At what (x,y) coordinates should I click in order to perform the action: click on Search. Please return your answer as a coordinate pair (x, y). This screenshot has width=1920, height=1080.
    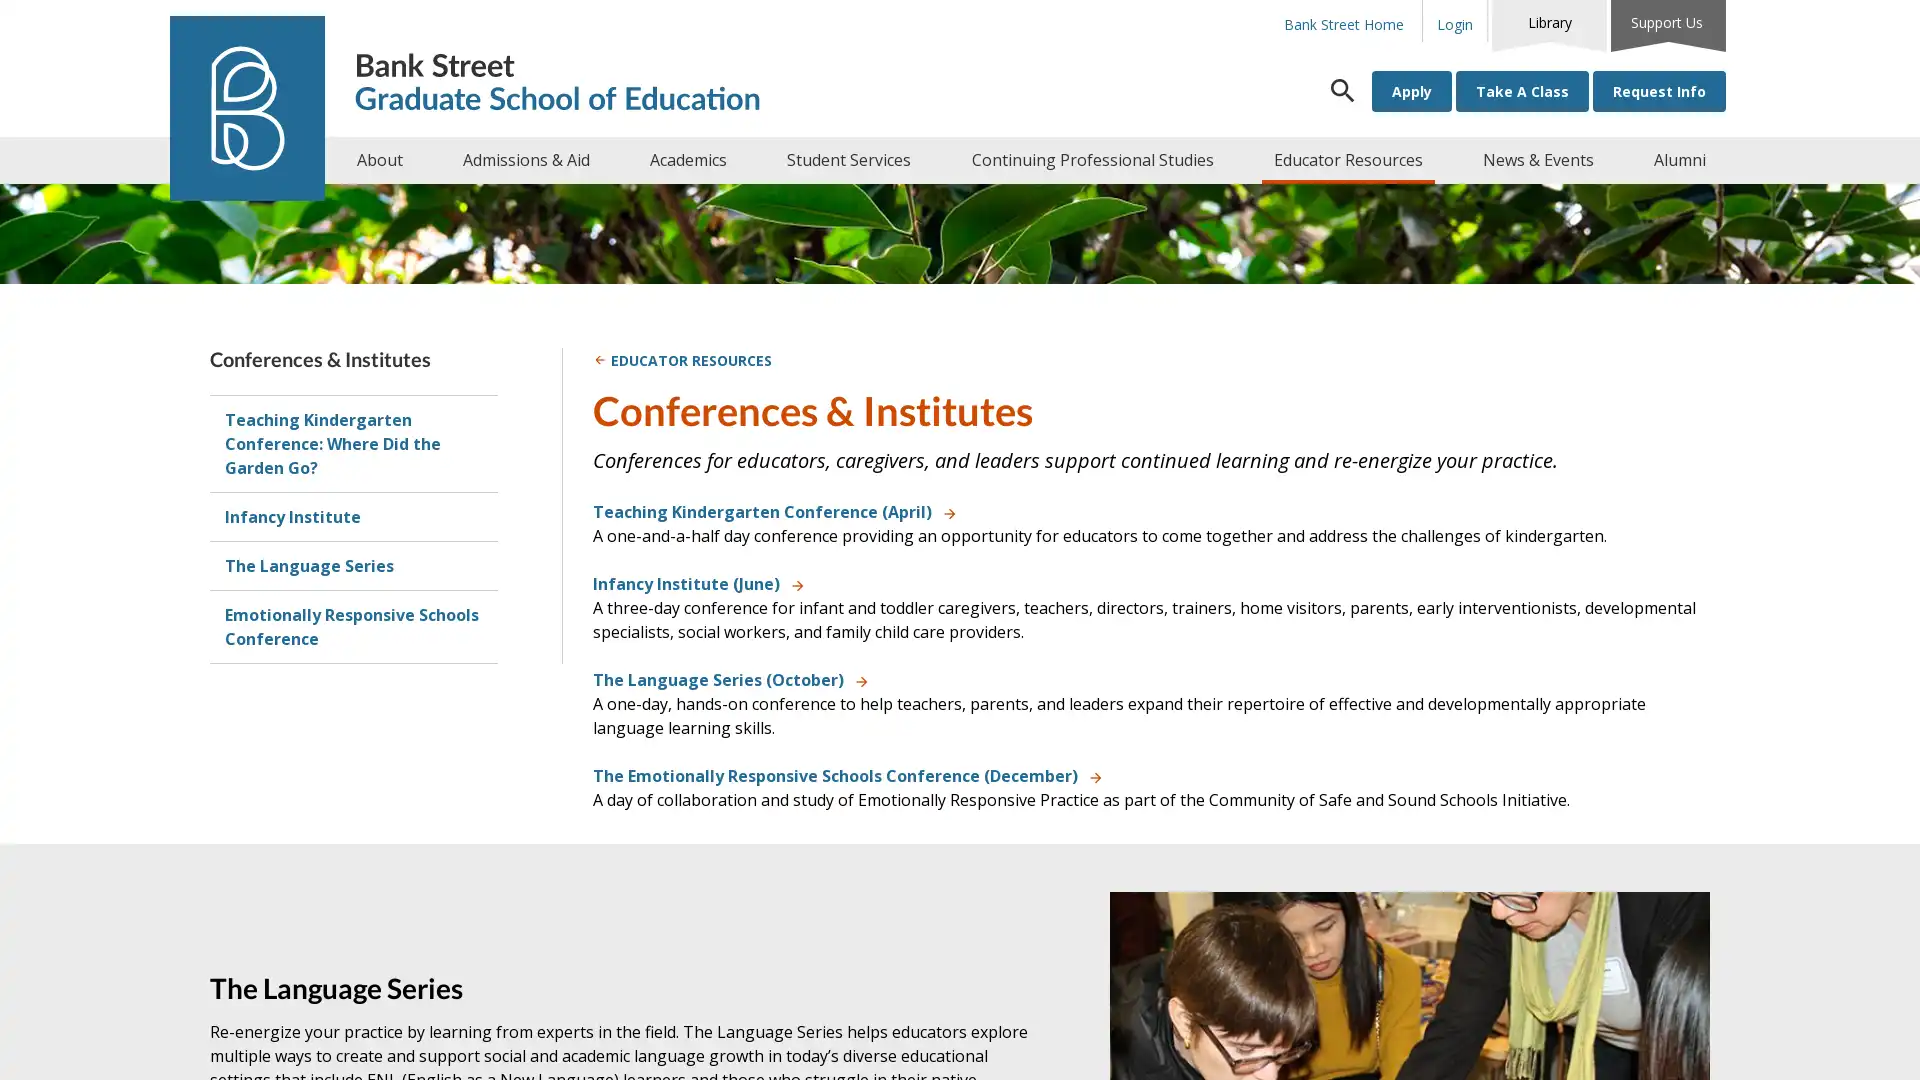
    Looking at the image, I should click on (1343, 90).